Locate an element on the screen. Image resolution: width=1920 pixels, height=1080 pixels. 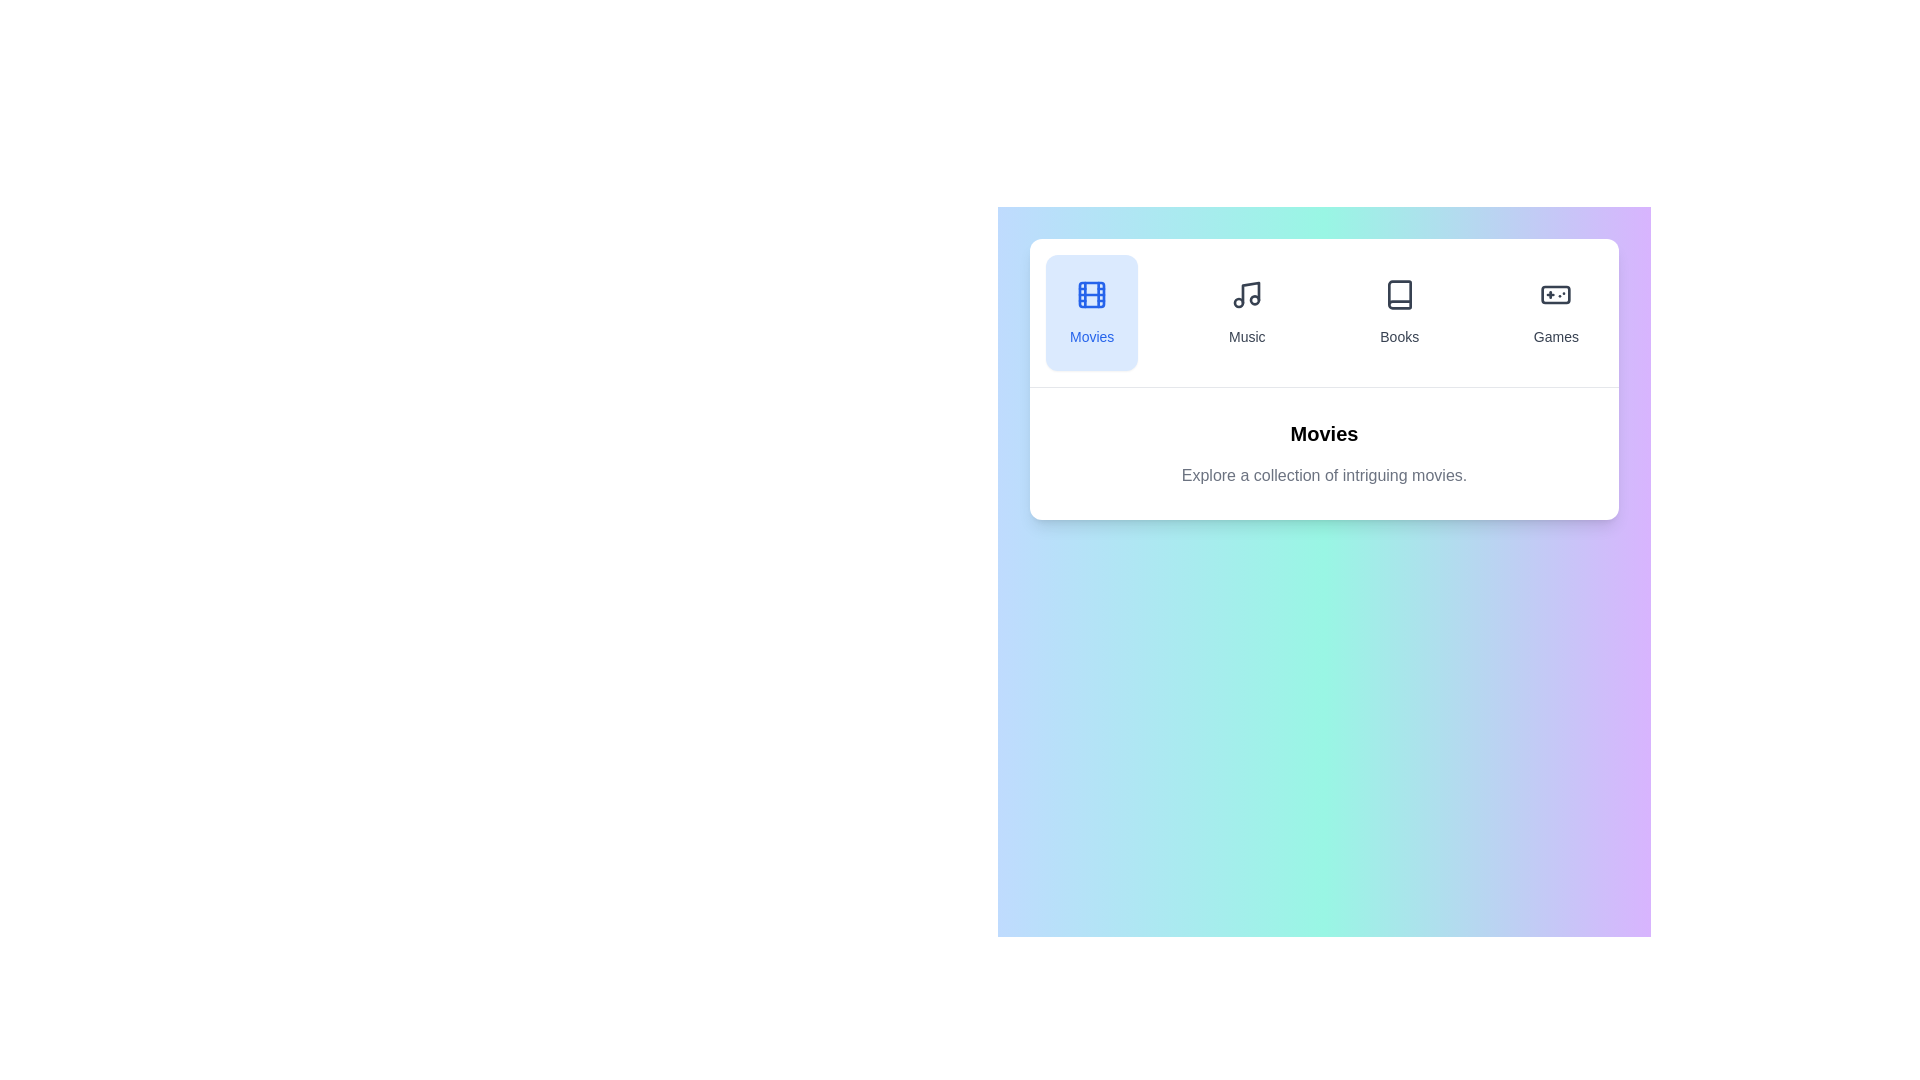
the Books tab to switch to the respective entertainment category is located at coordinates (1397, 312).